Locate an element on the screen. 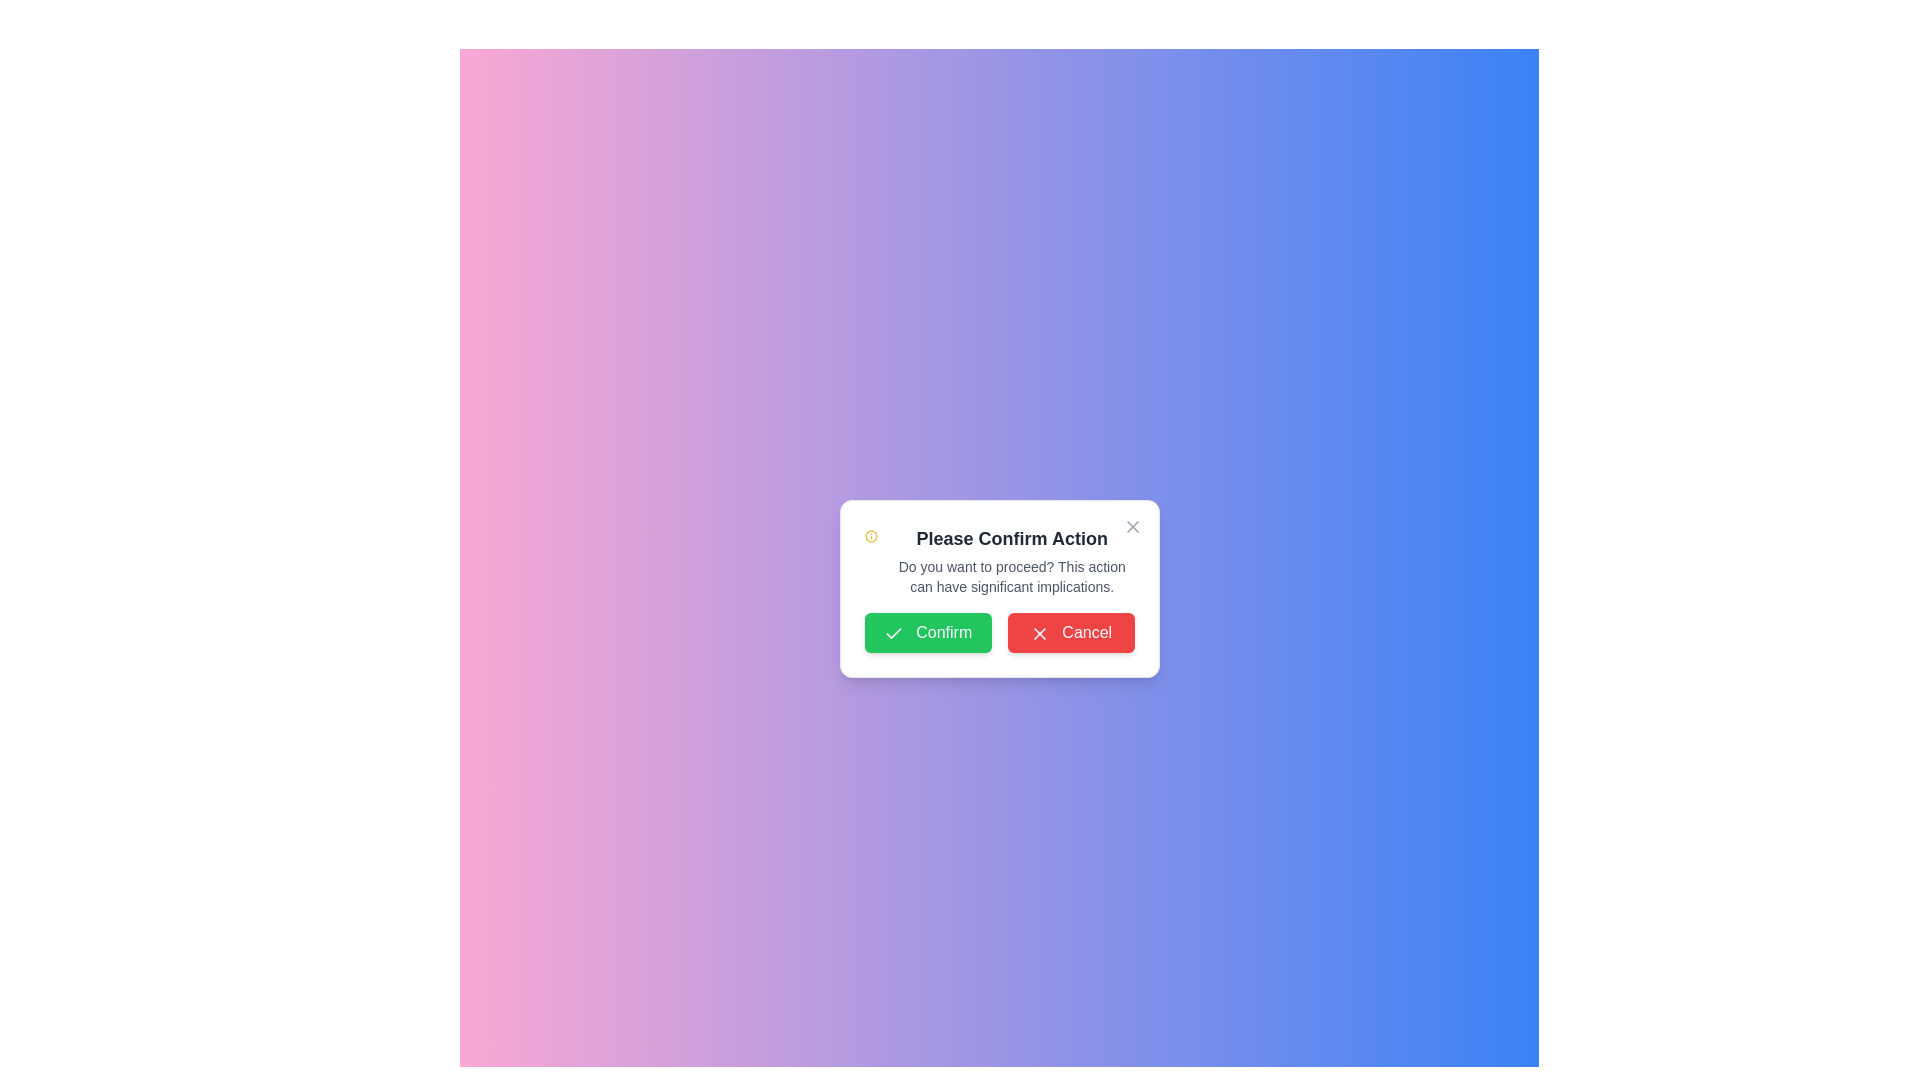  the text block displaying the message 'Do you want to proceed? This action can have significant implications.' positioned below the heading 'Please Confirm Action' in the modal dialog box is located at coordinates (1012, 577).